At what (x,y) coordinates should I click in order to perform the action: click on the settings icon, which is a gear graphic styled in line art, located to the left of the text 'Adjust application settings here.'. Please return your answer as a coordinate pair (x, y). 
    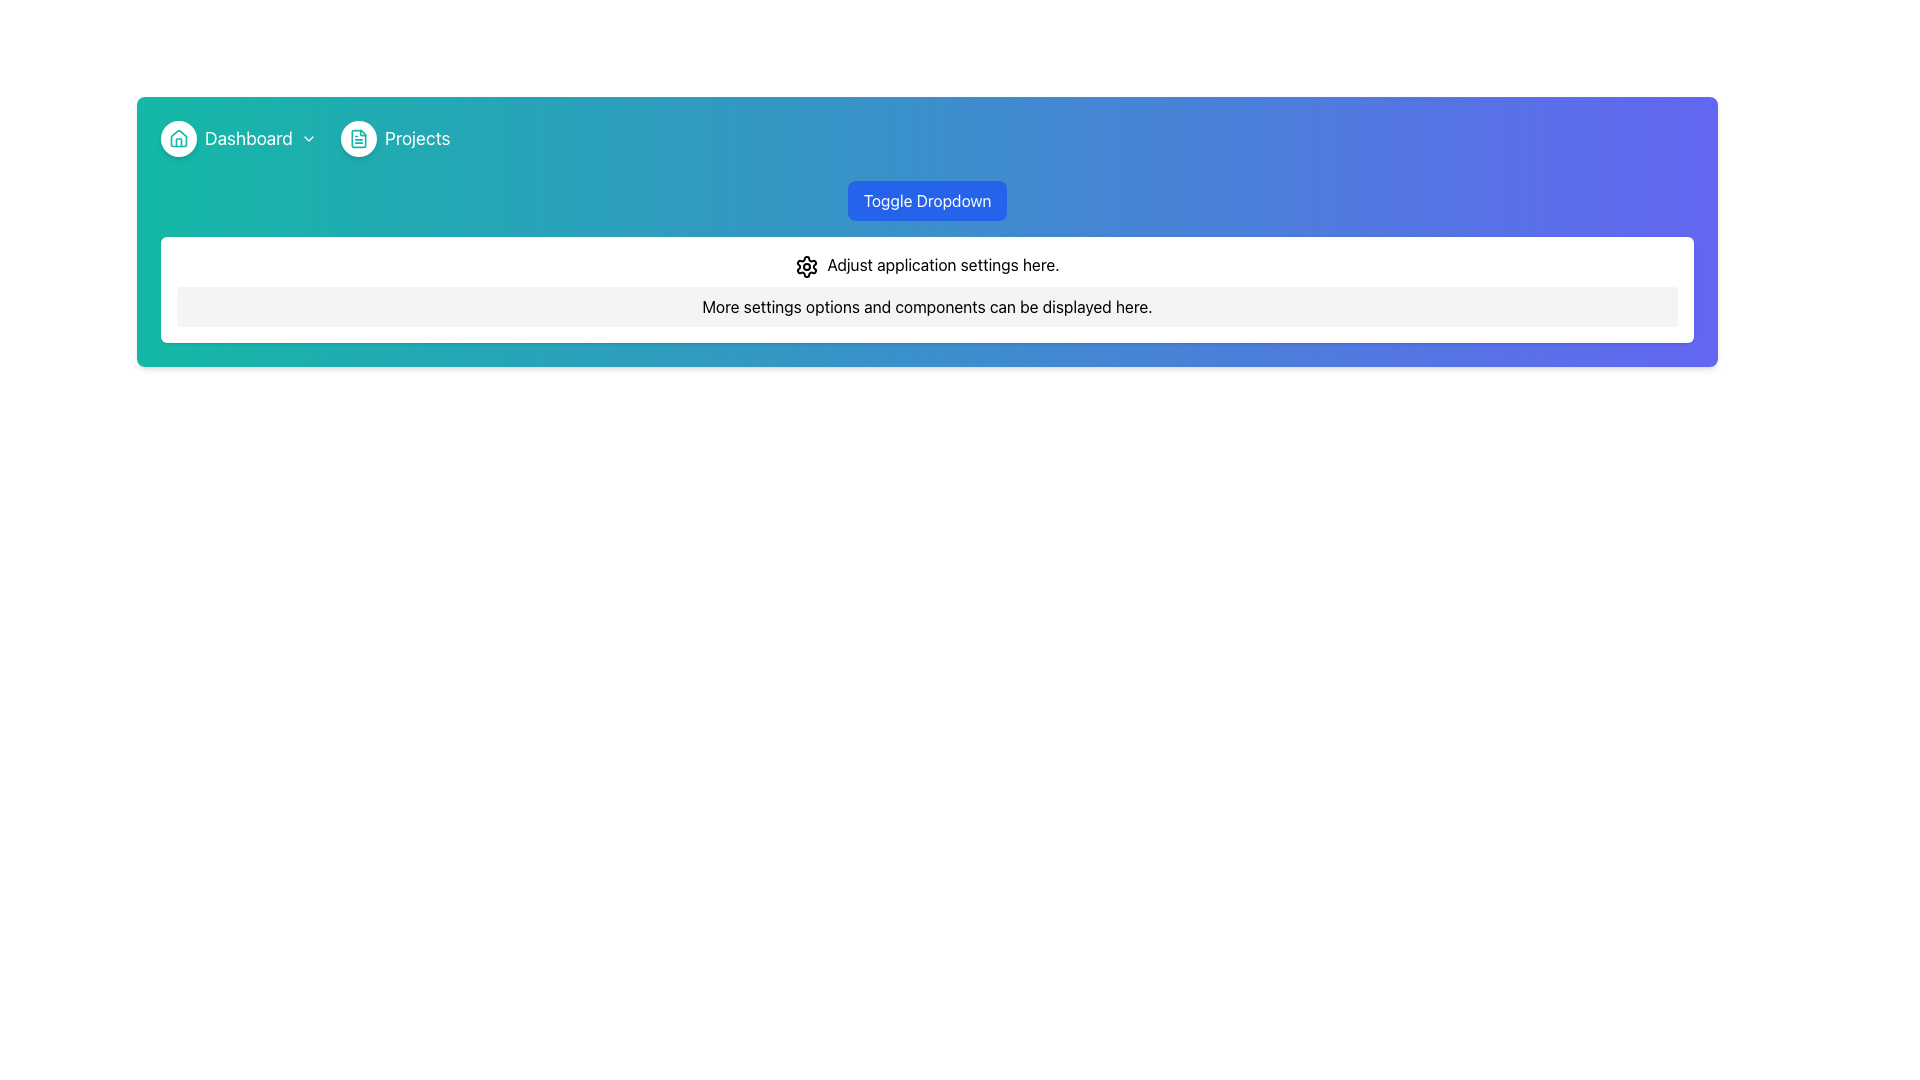
    Looking at the image, I should click on (807, 265).